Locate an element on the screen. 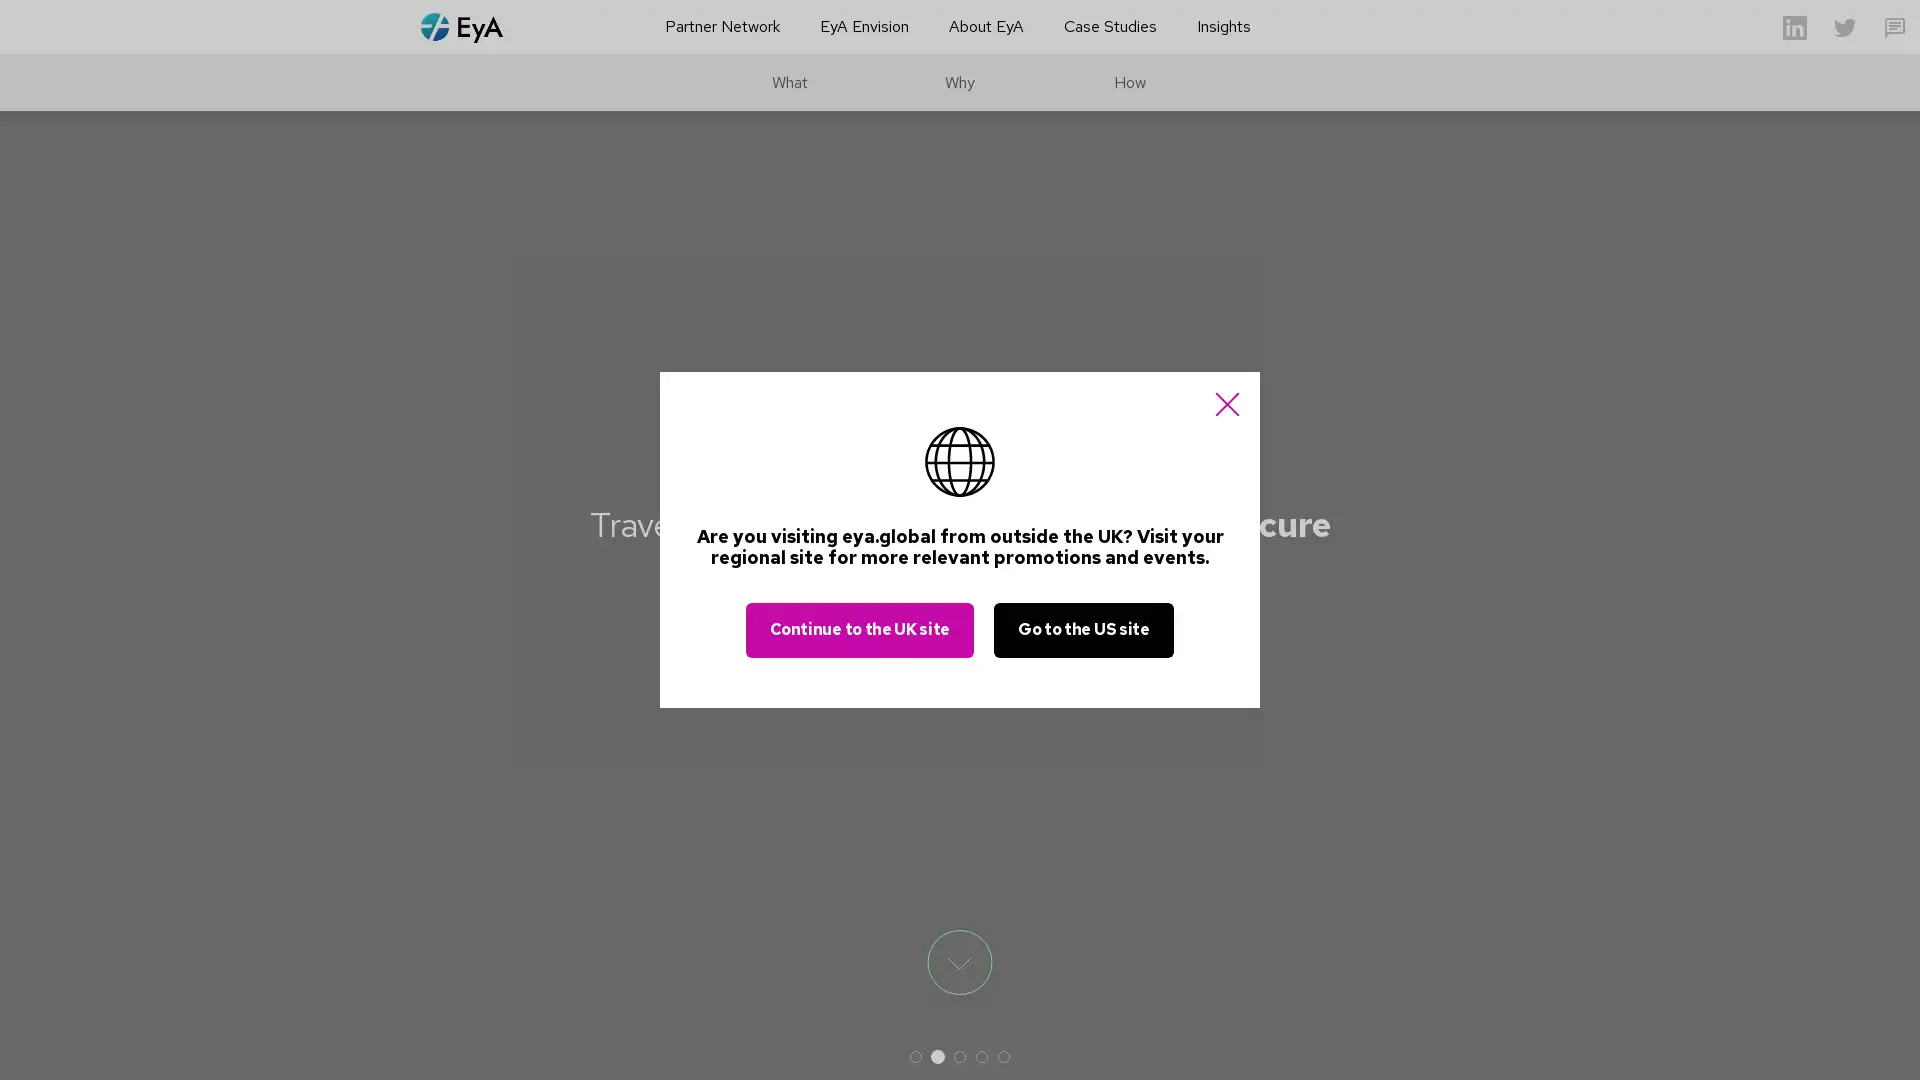 This screenshot has height=1080, width=1920. 2 is located at coordinates (936, 1055).